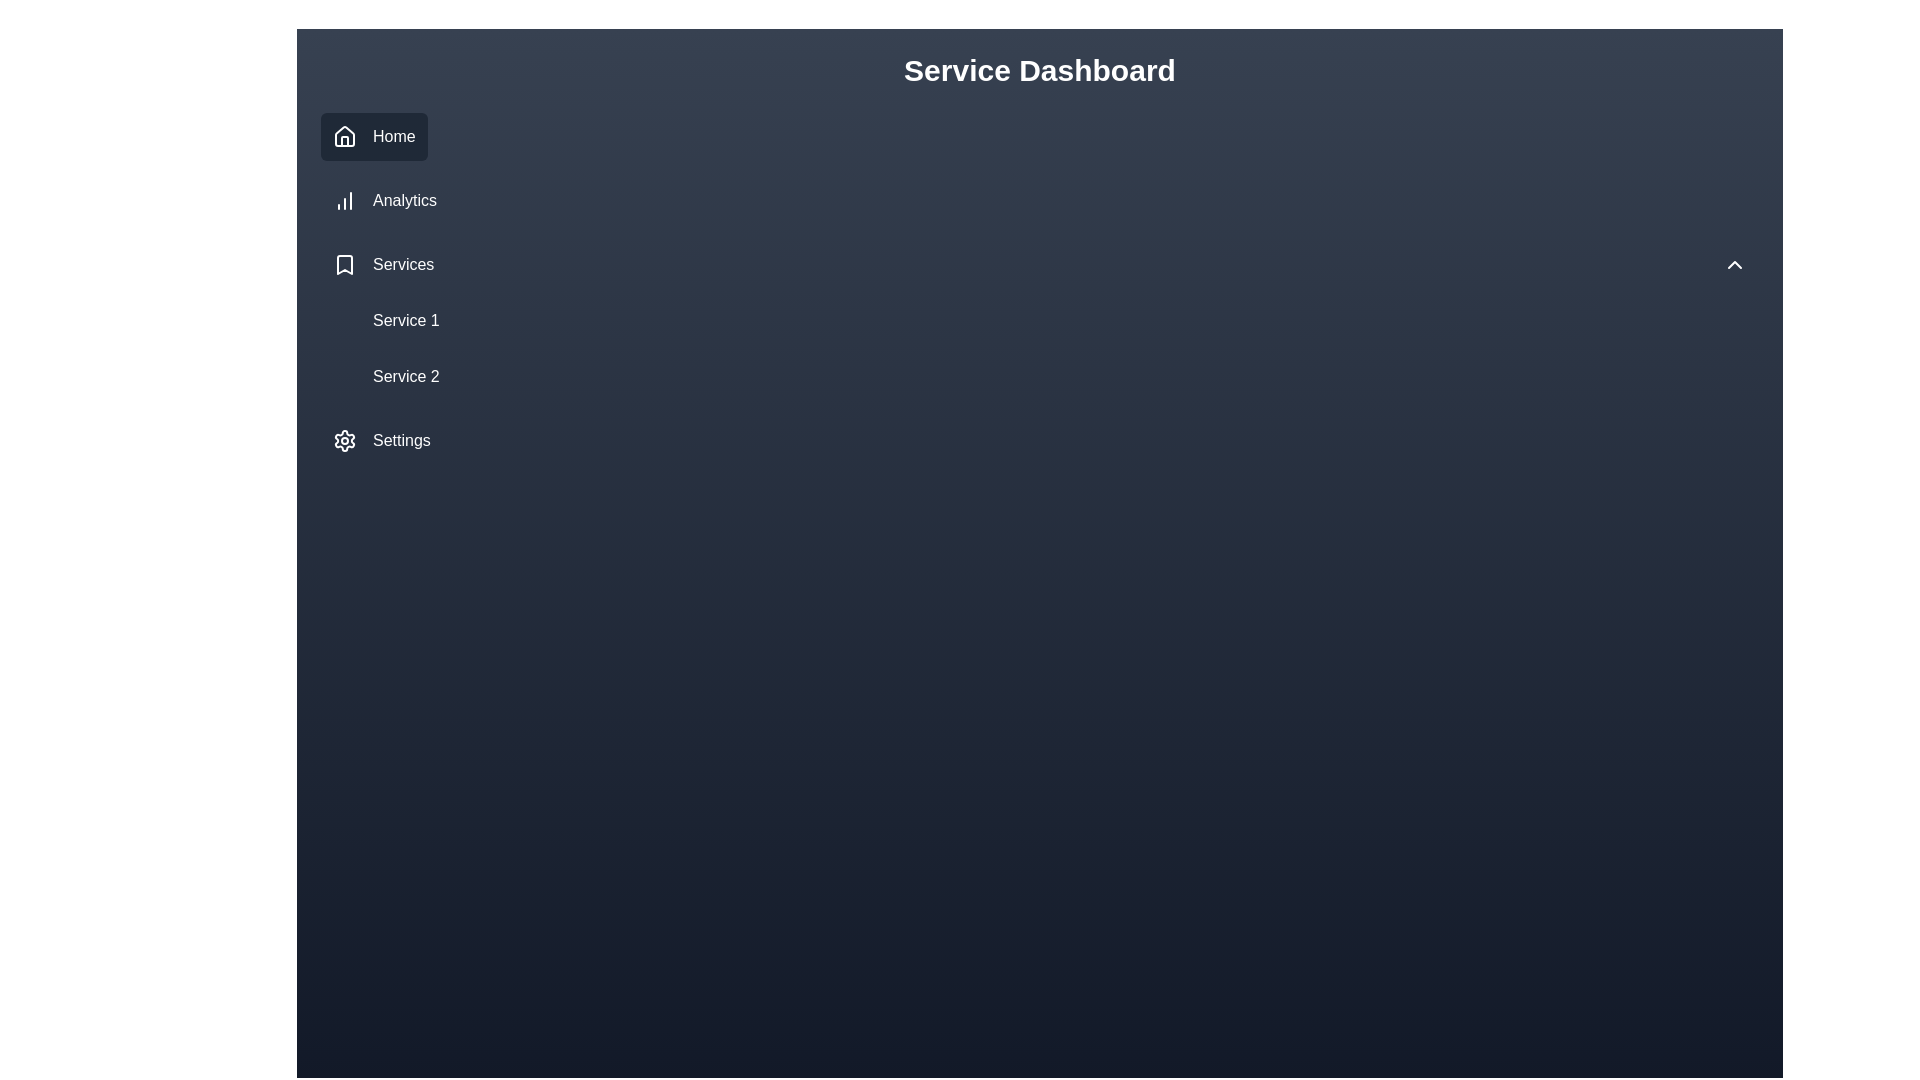 The height and width of the screenshot is (1080, 1920). I want to click on the settings icon located on the left-side navigation bar, adjacent to the 'Settings' text, so click(345, 439).